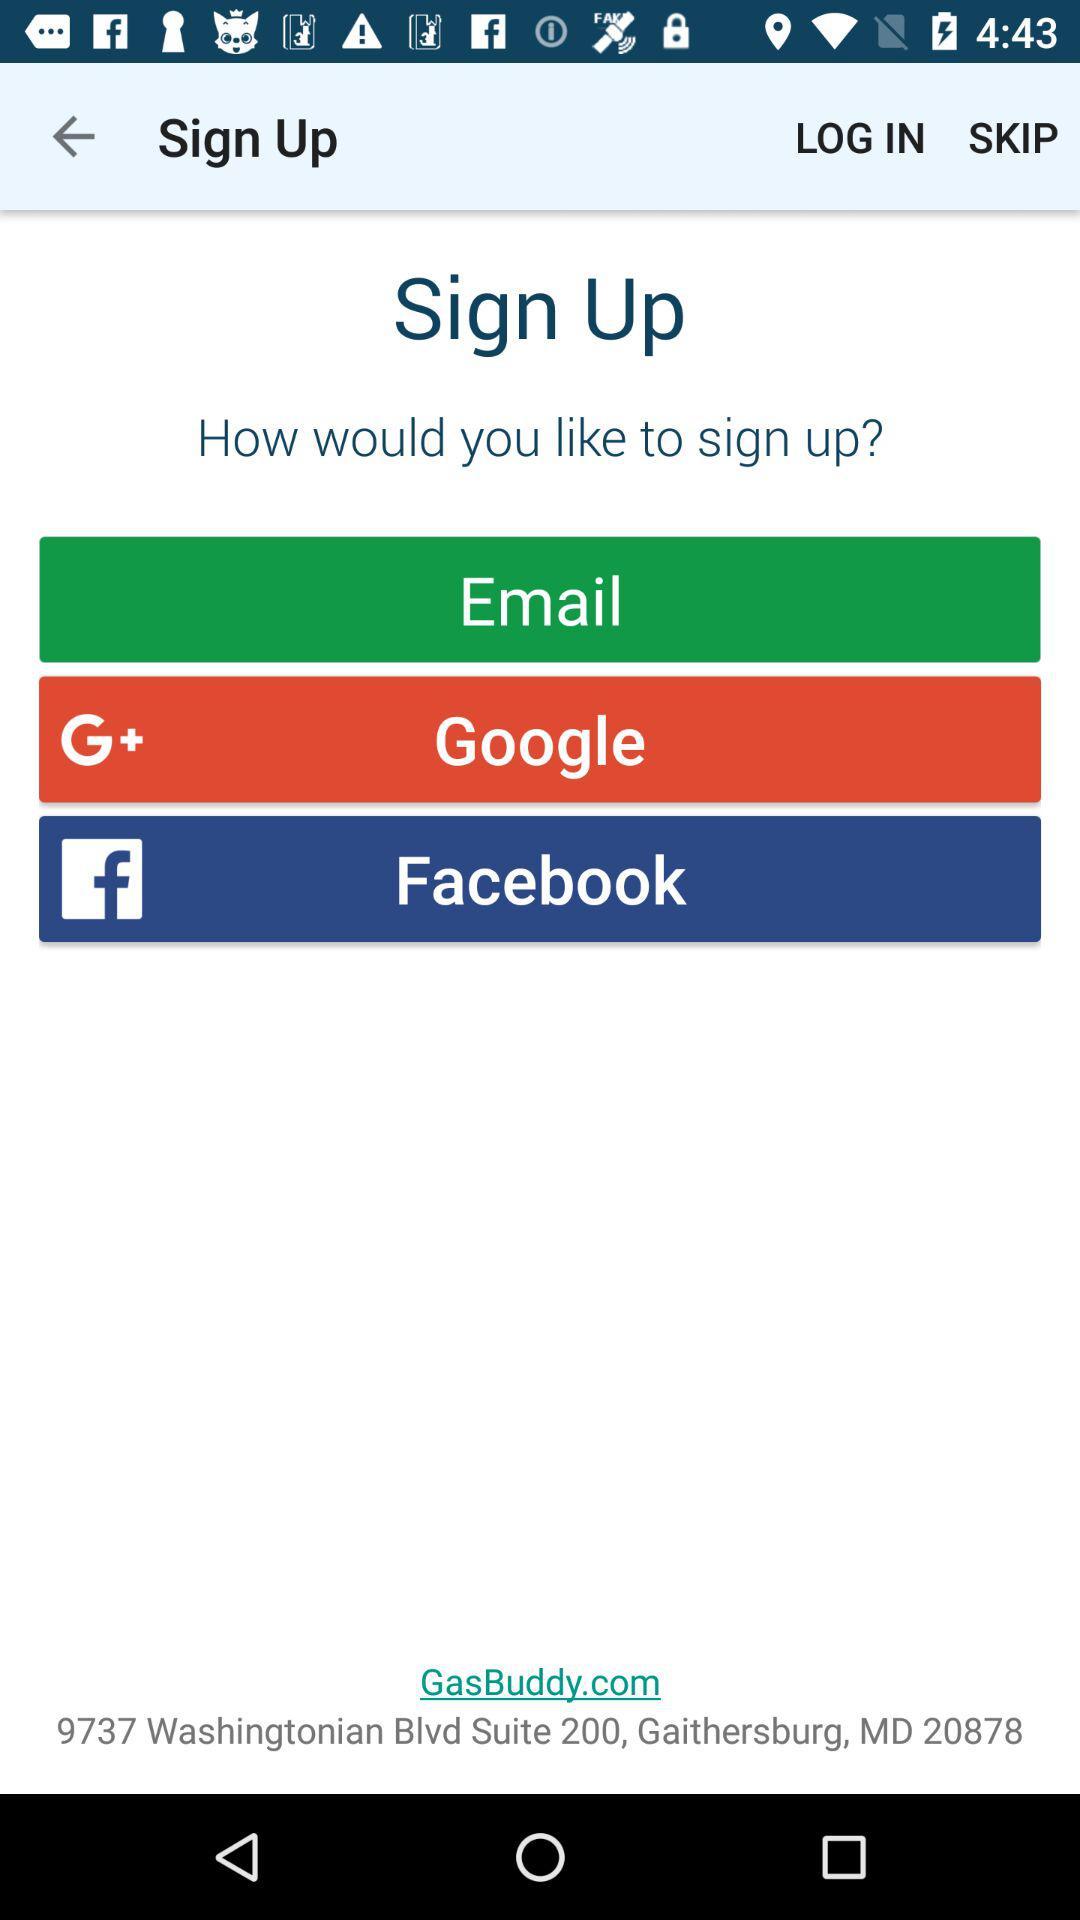  Describe the element at coordinates (859, 135) in the screenshot. I see `log in item` at that location.